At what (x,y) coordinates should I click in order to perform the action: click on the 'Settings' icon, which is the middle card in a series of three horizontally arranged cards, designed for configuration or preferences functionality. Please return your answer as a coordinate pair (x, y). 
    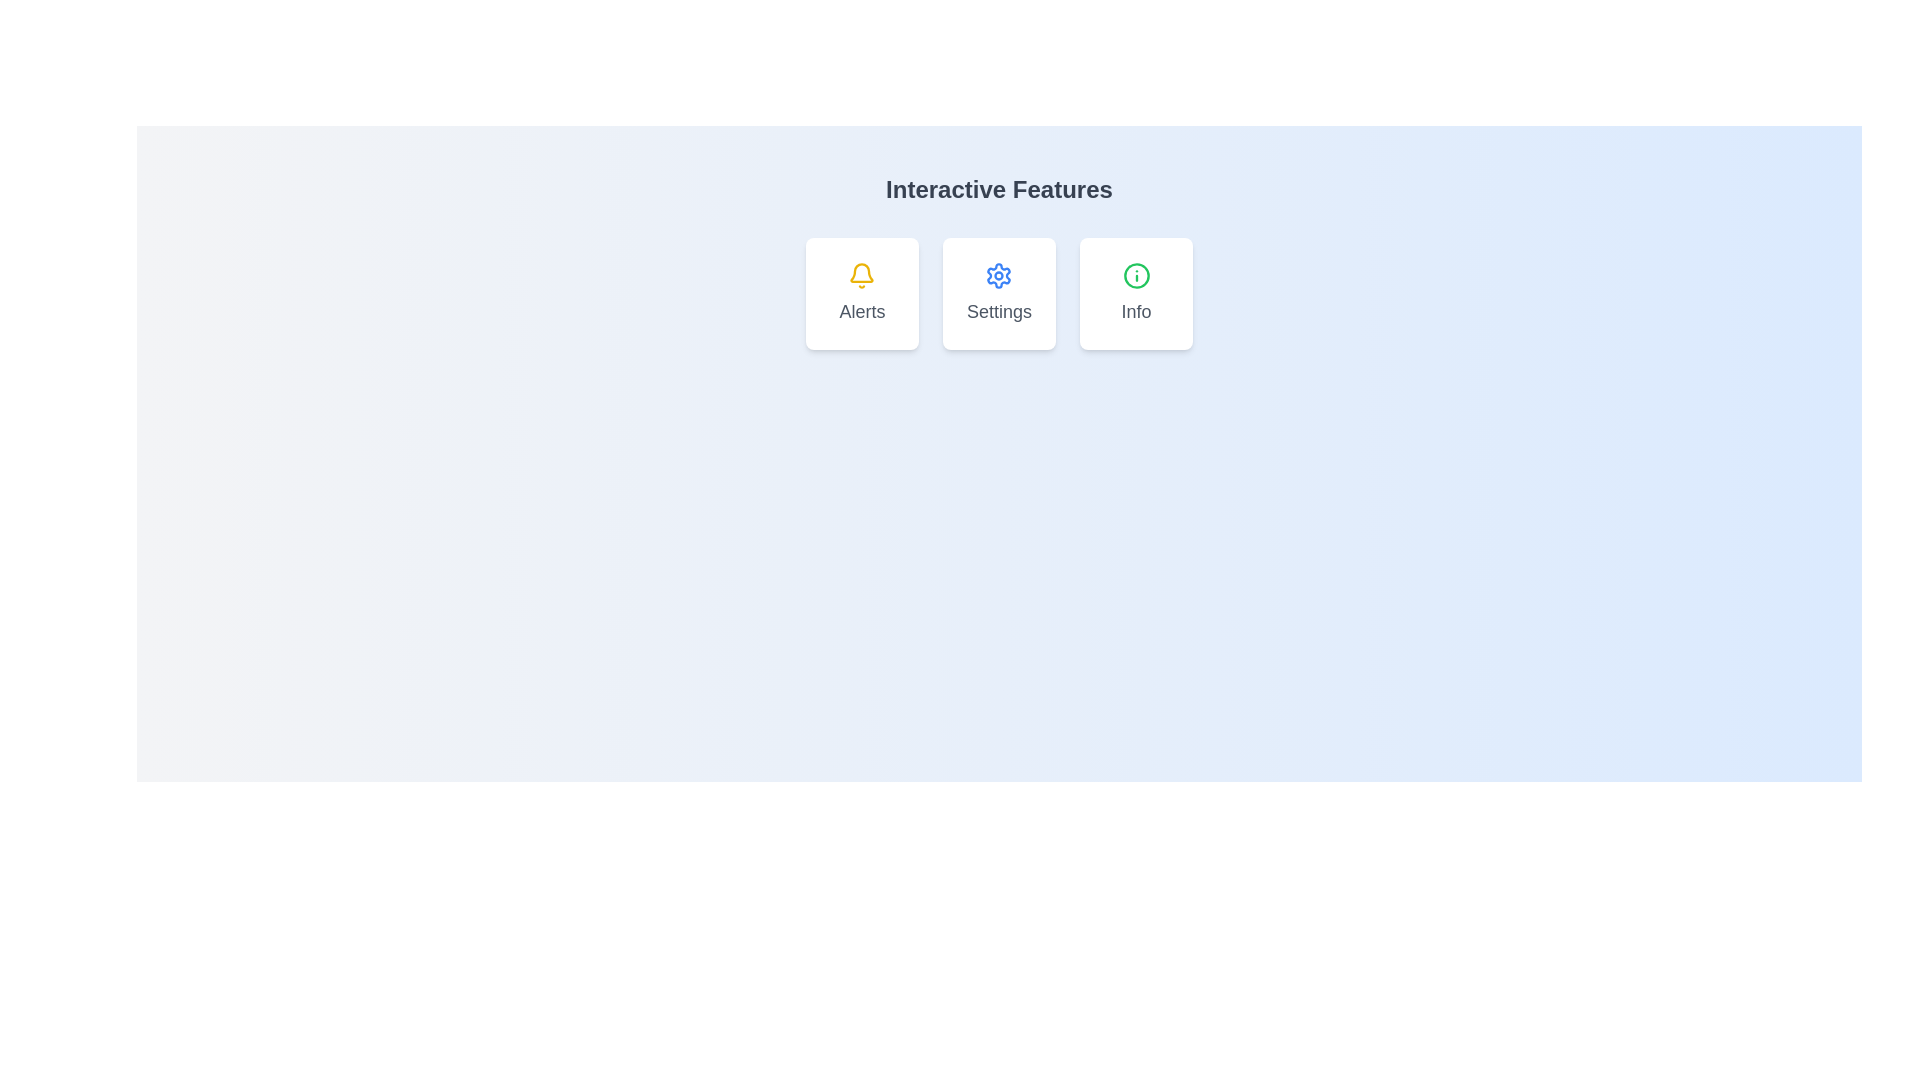
    Looking at the image, I should click on (999, 276).